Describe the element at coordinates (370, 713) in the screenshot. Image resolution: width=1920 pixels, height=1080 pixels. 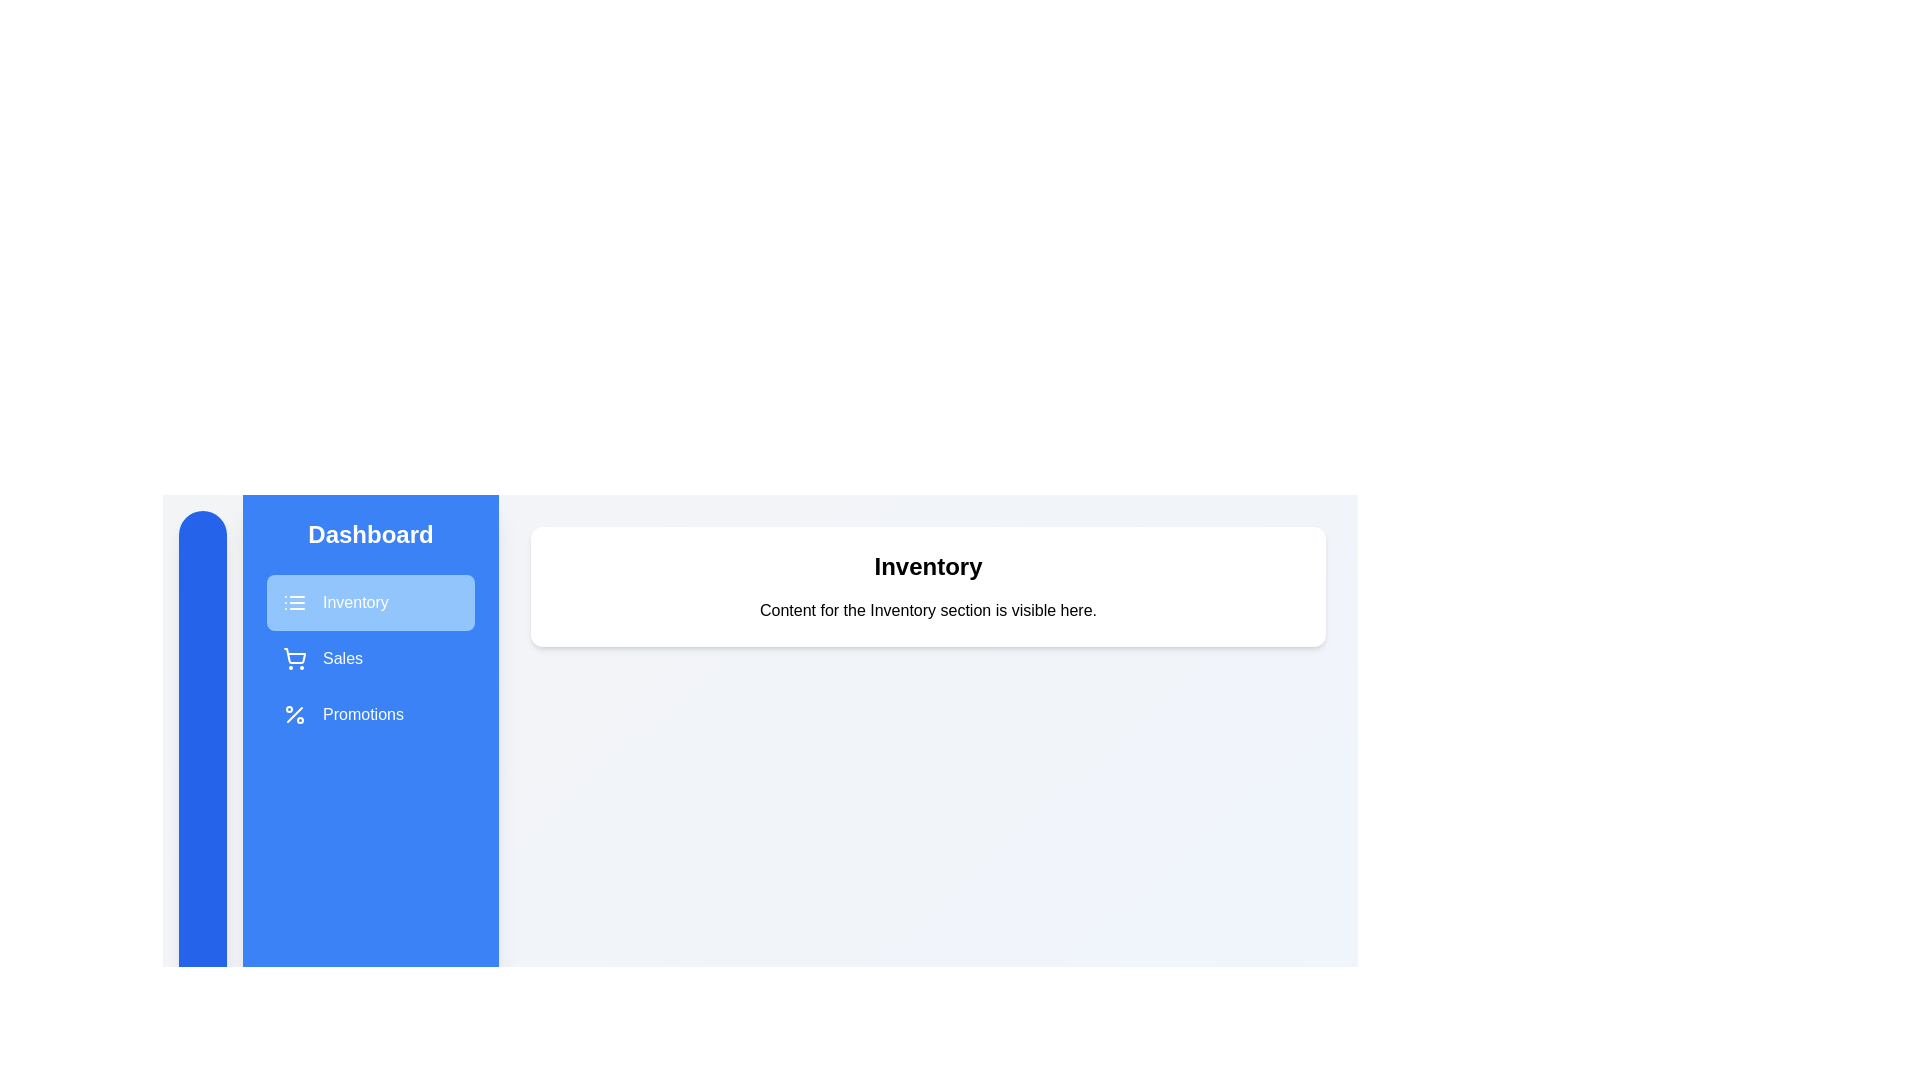
I see `the Promotions section in the sidebar menu` at that location.